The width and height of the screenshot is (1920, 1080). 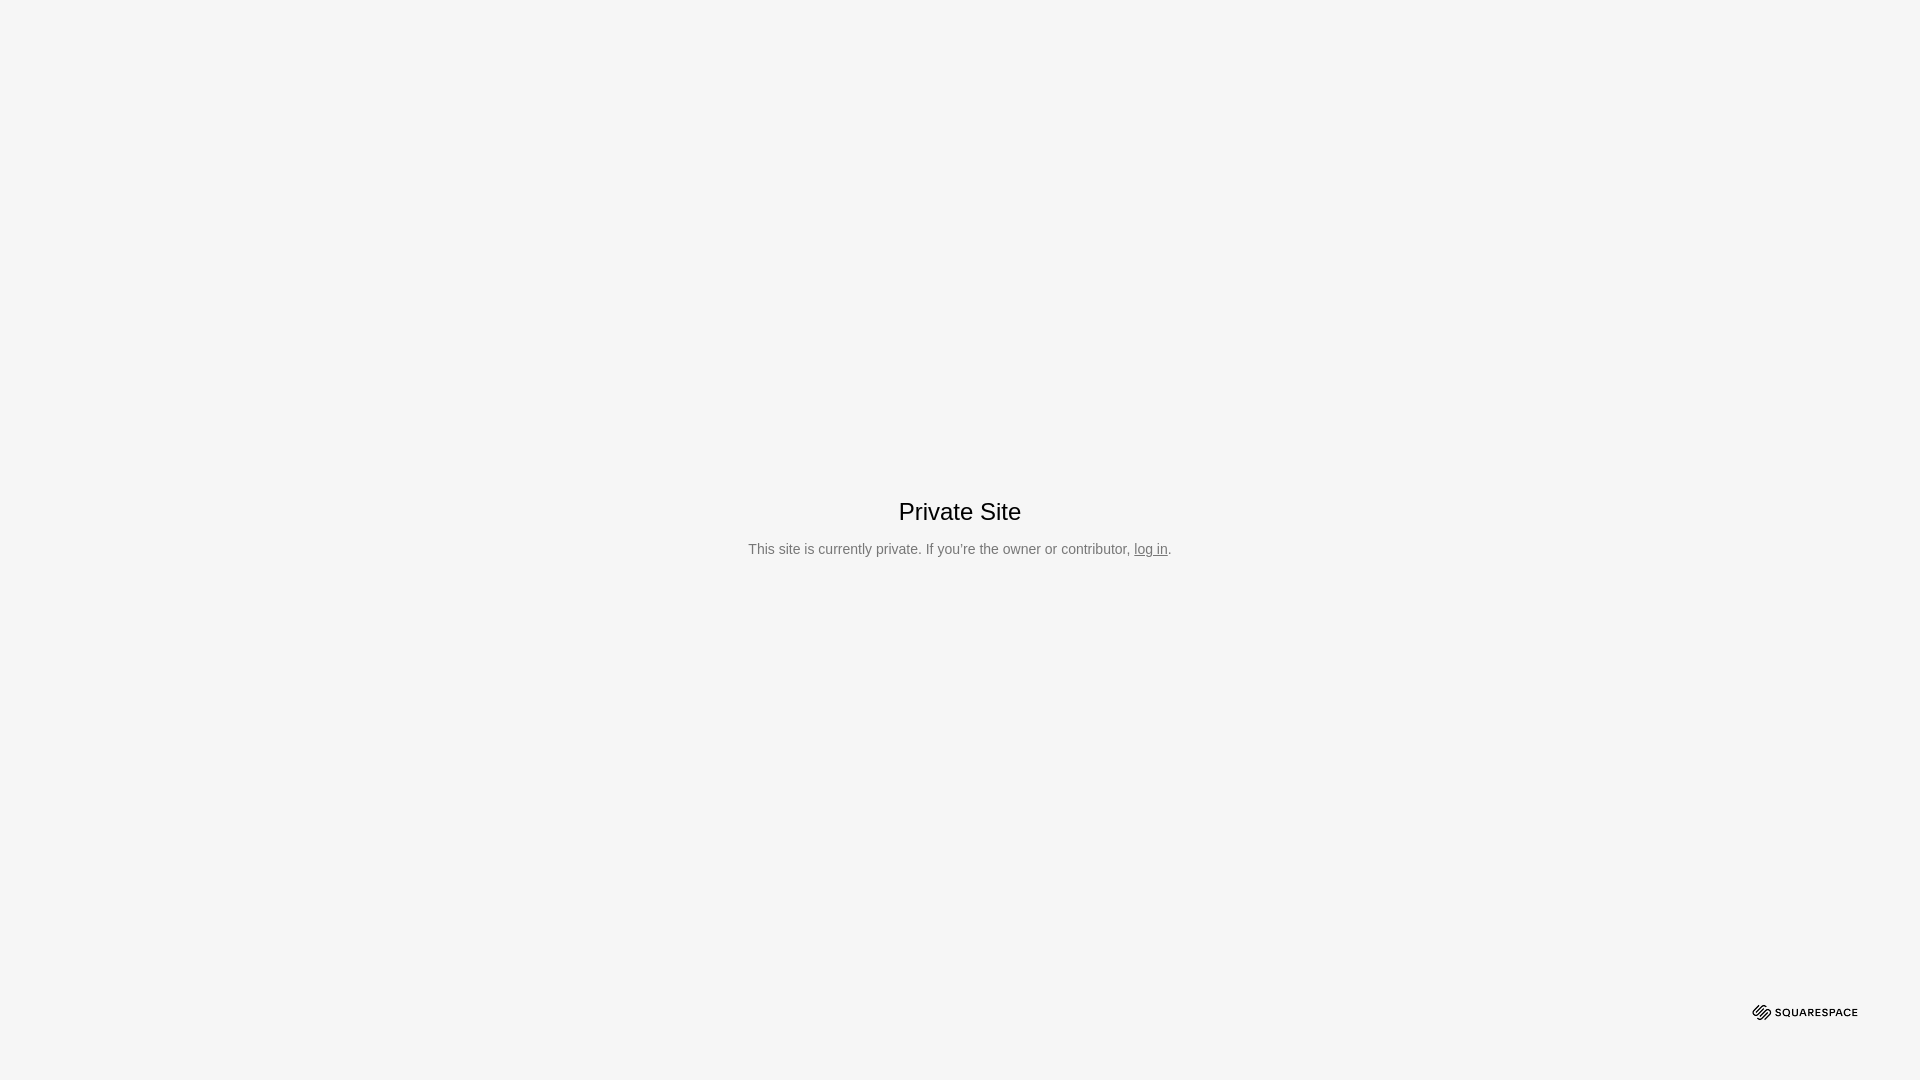 What do you see at coordinates (1150, 548) in the screenshot?
I see `'log in'` at bounding box center [1150, 548].